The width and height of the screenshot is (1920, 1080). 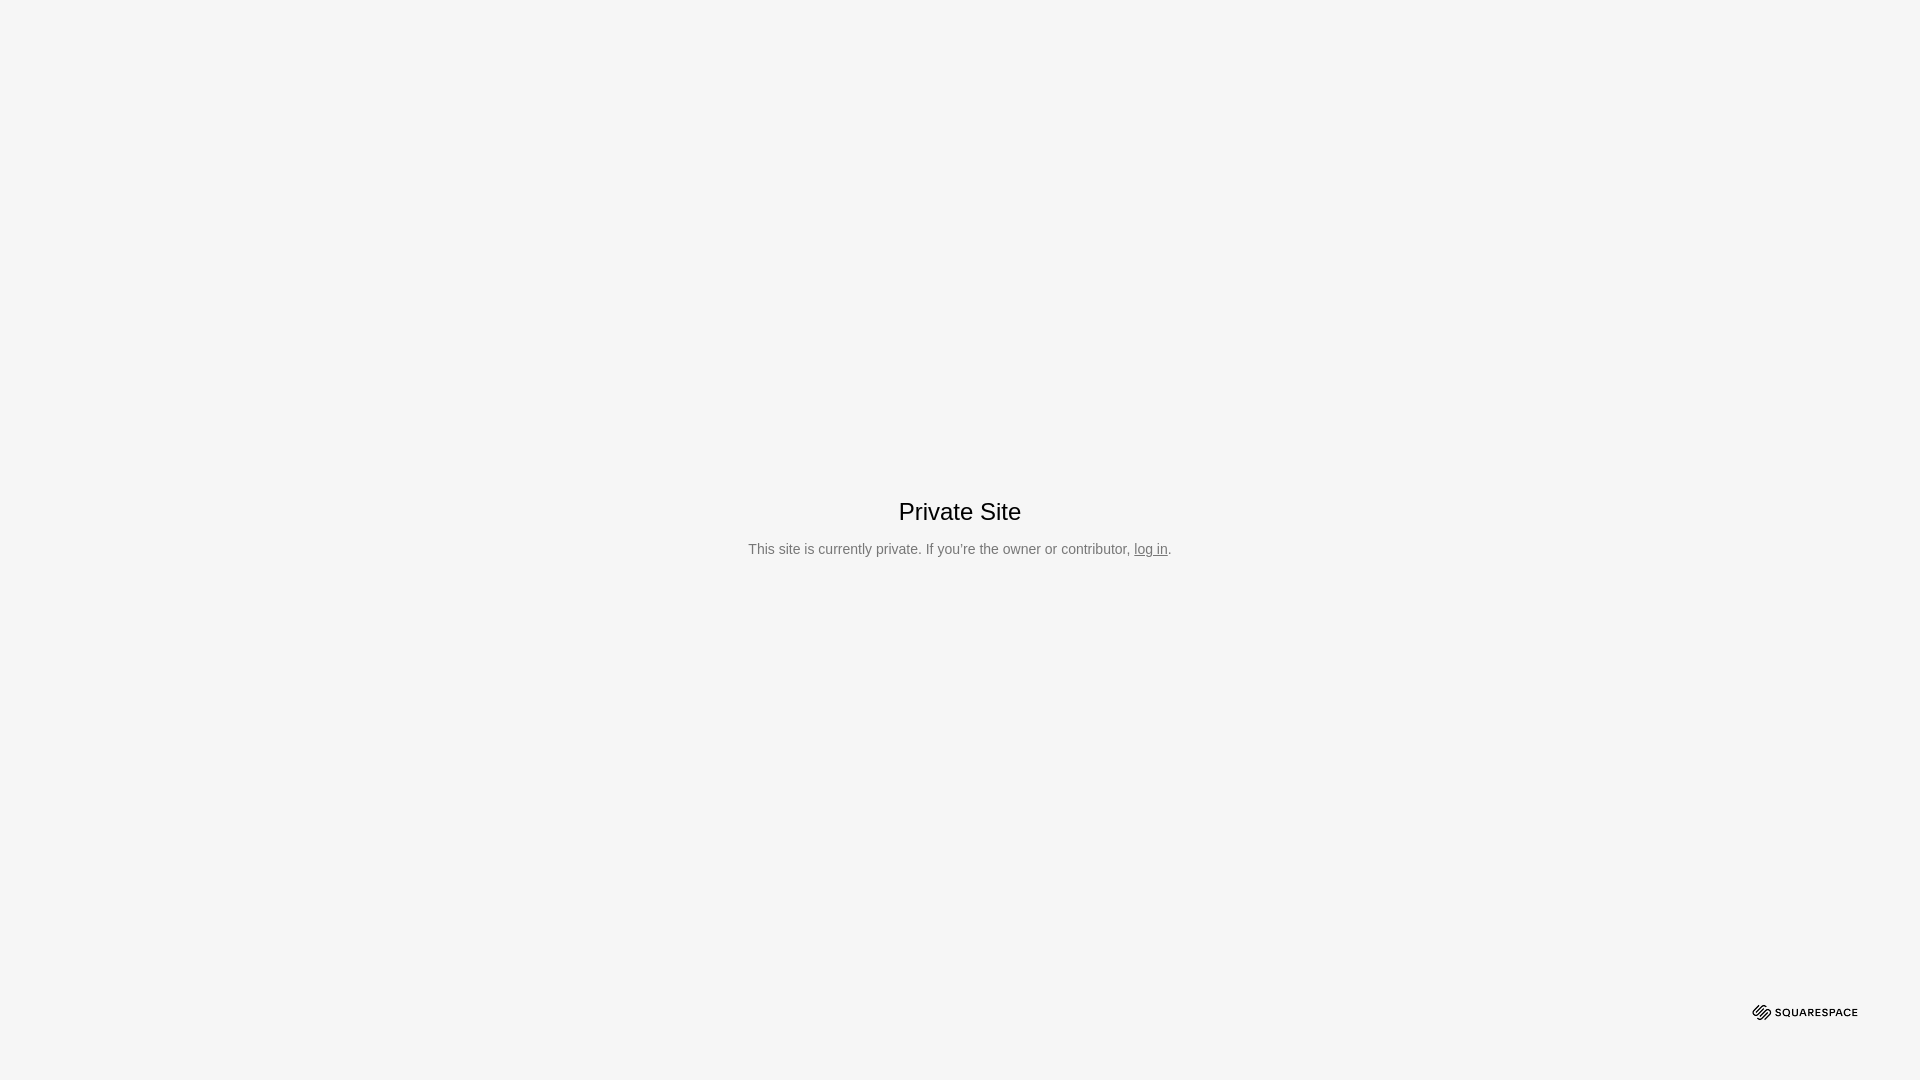 What do you see at coordinates (1150, 548) in the screenshot?
I see `'log in'` at bounding box center [1150, 548].